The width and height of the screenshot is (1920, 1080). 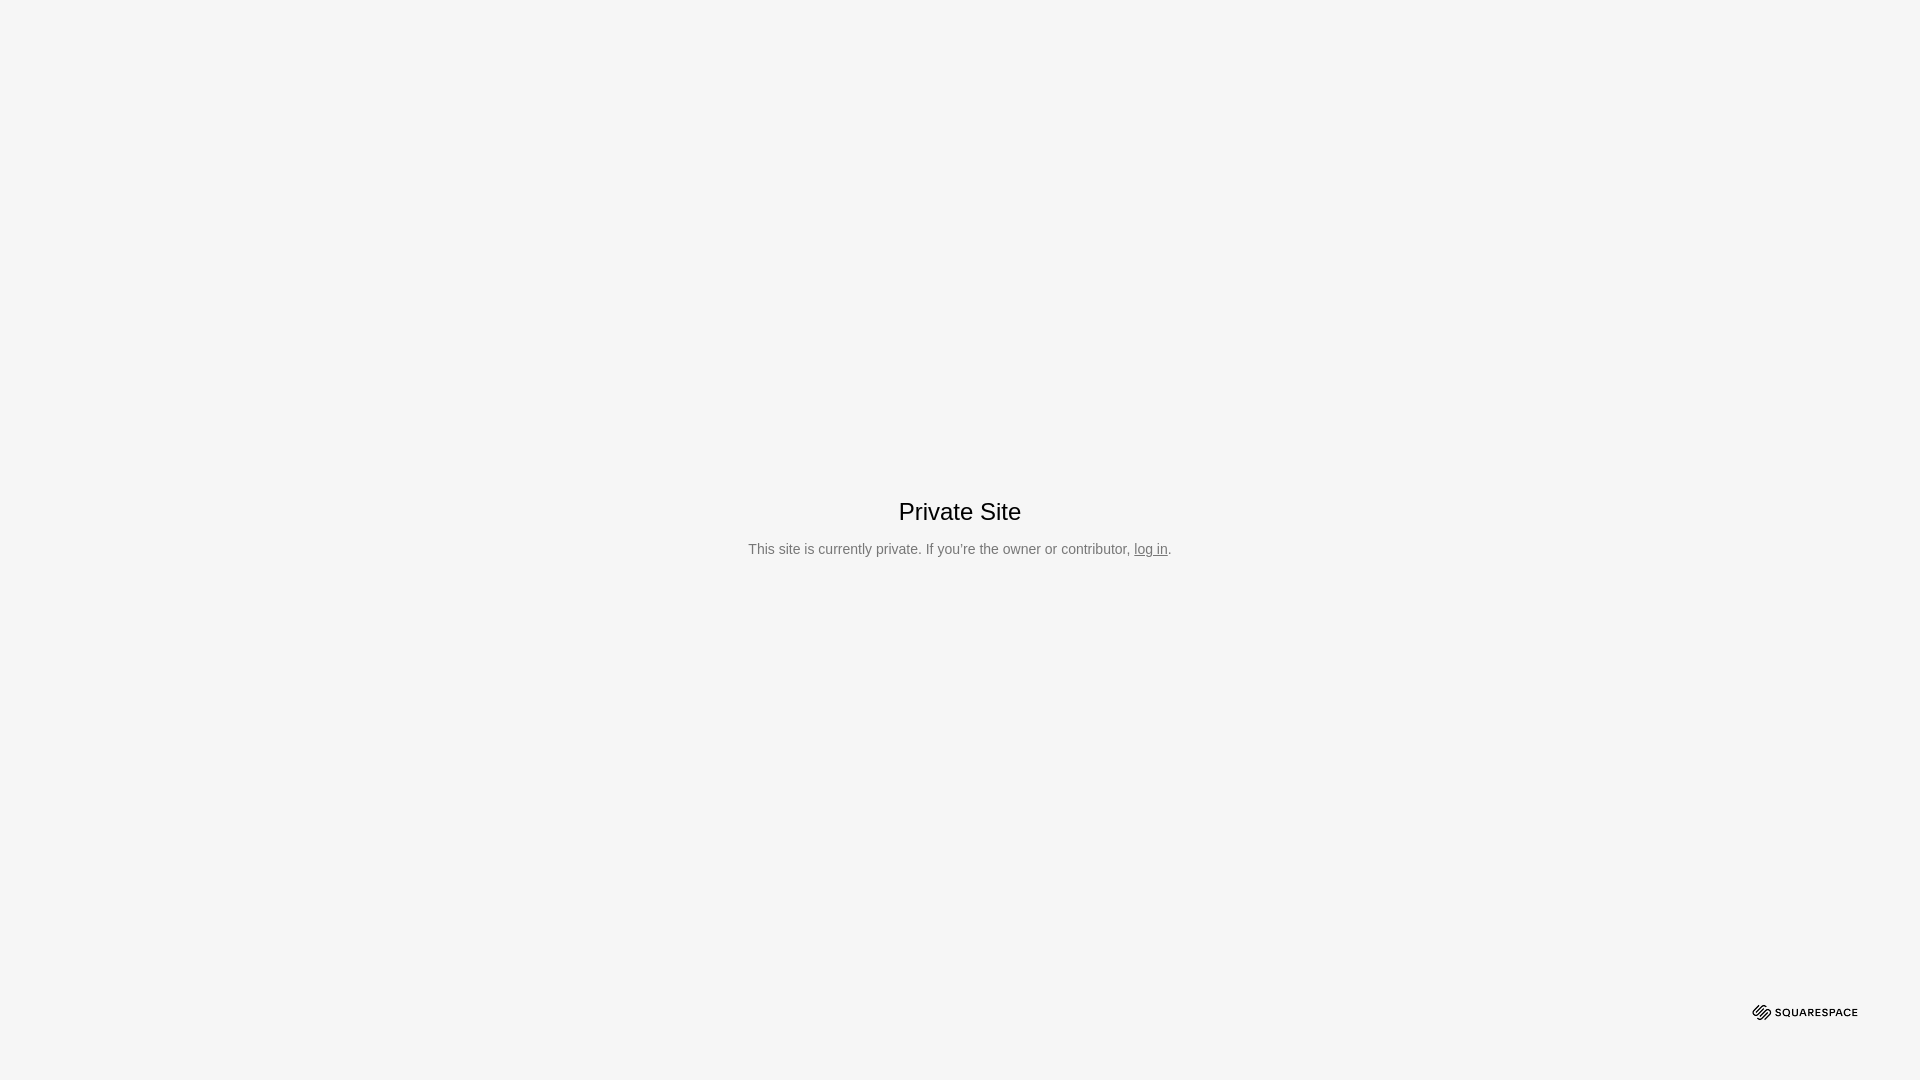 What do you see at coordinates (1150, 548) in the screenshot?
I see `'log in'` at bounding box center [1150, 548].